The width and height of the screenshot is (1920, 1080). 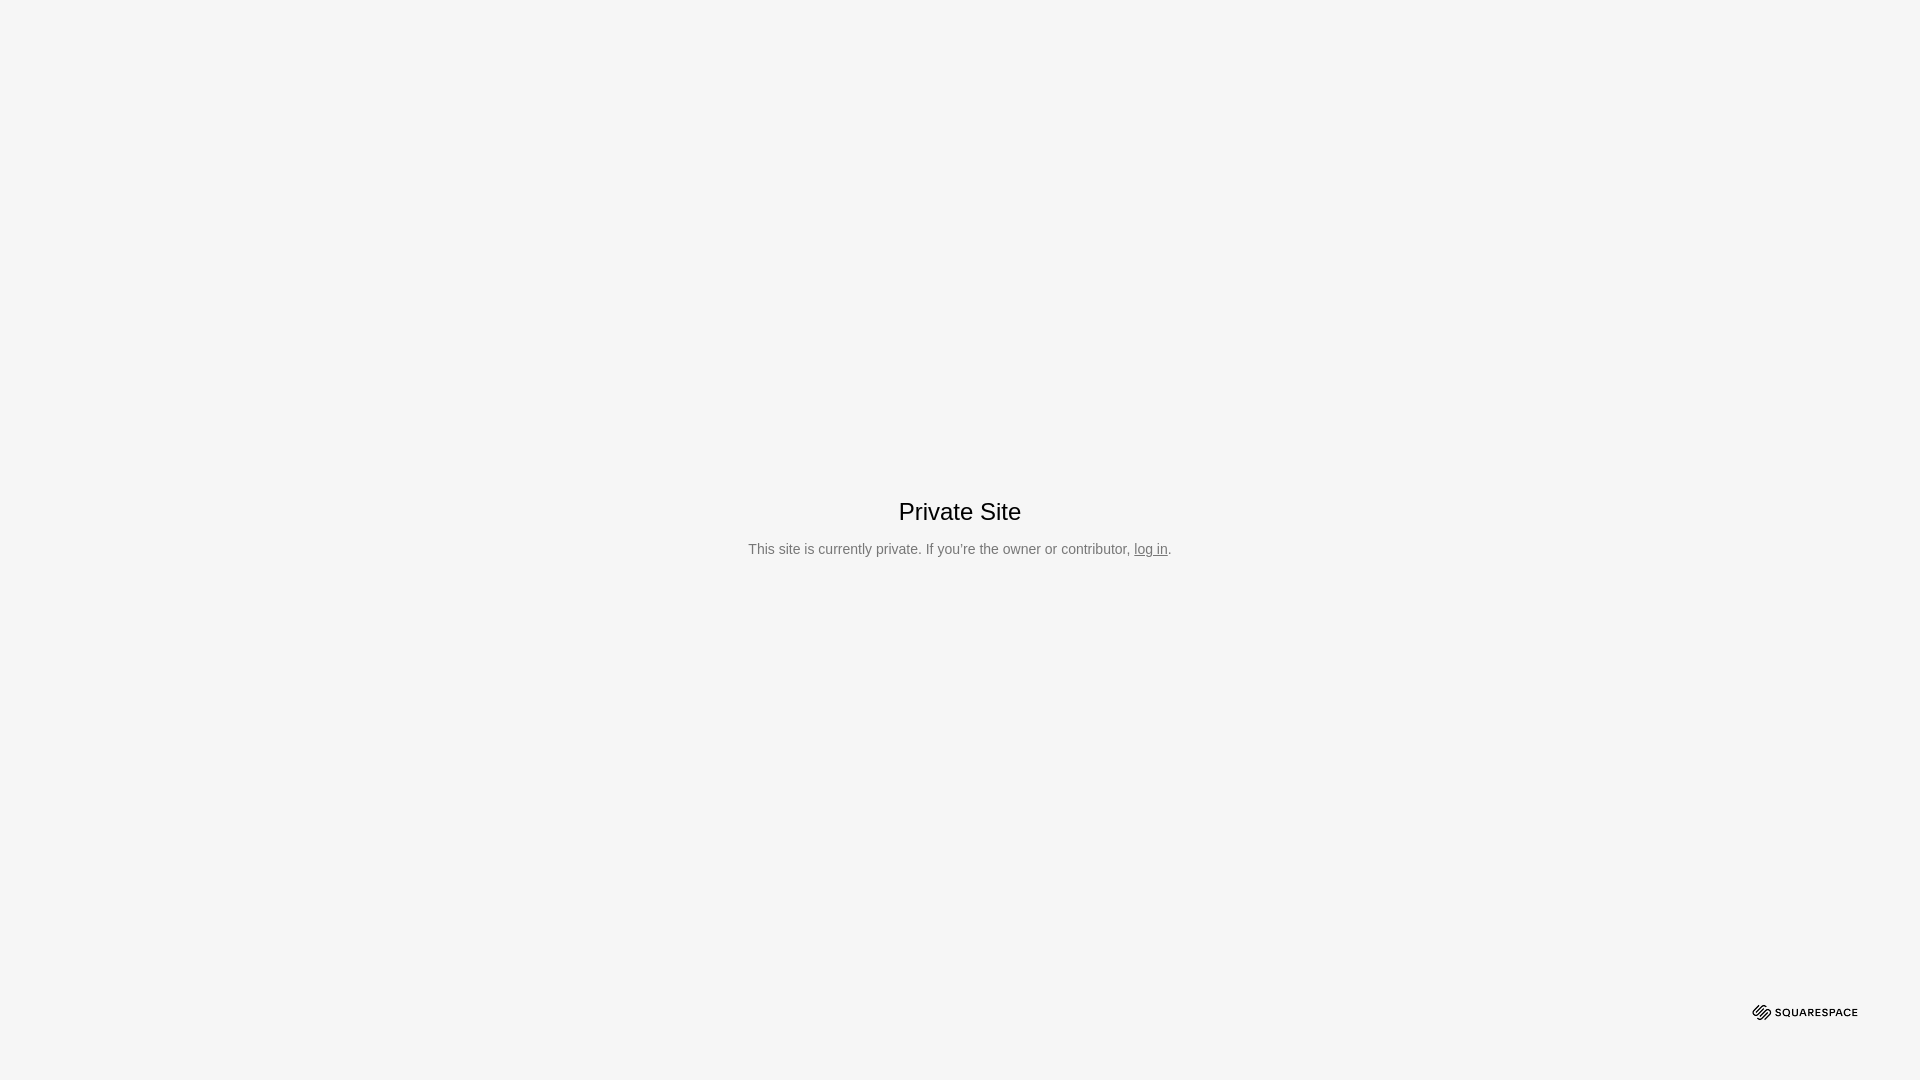 What do you see at coordinates (1150, 548) in the screenshot?
I see `'log in'` at bounding box center [1150, 548].